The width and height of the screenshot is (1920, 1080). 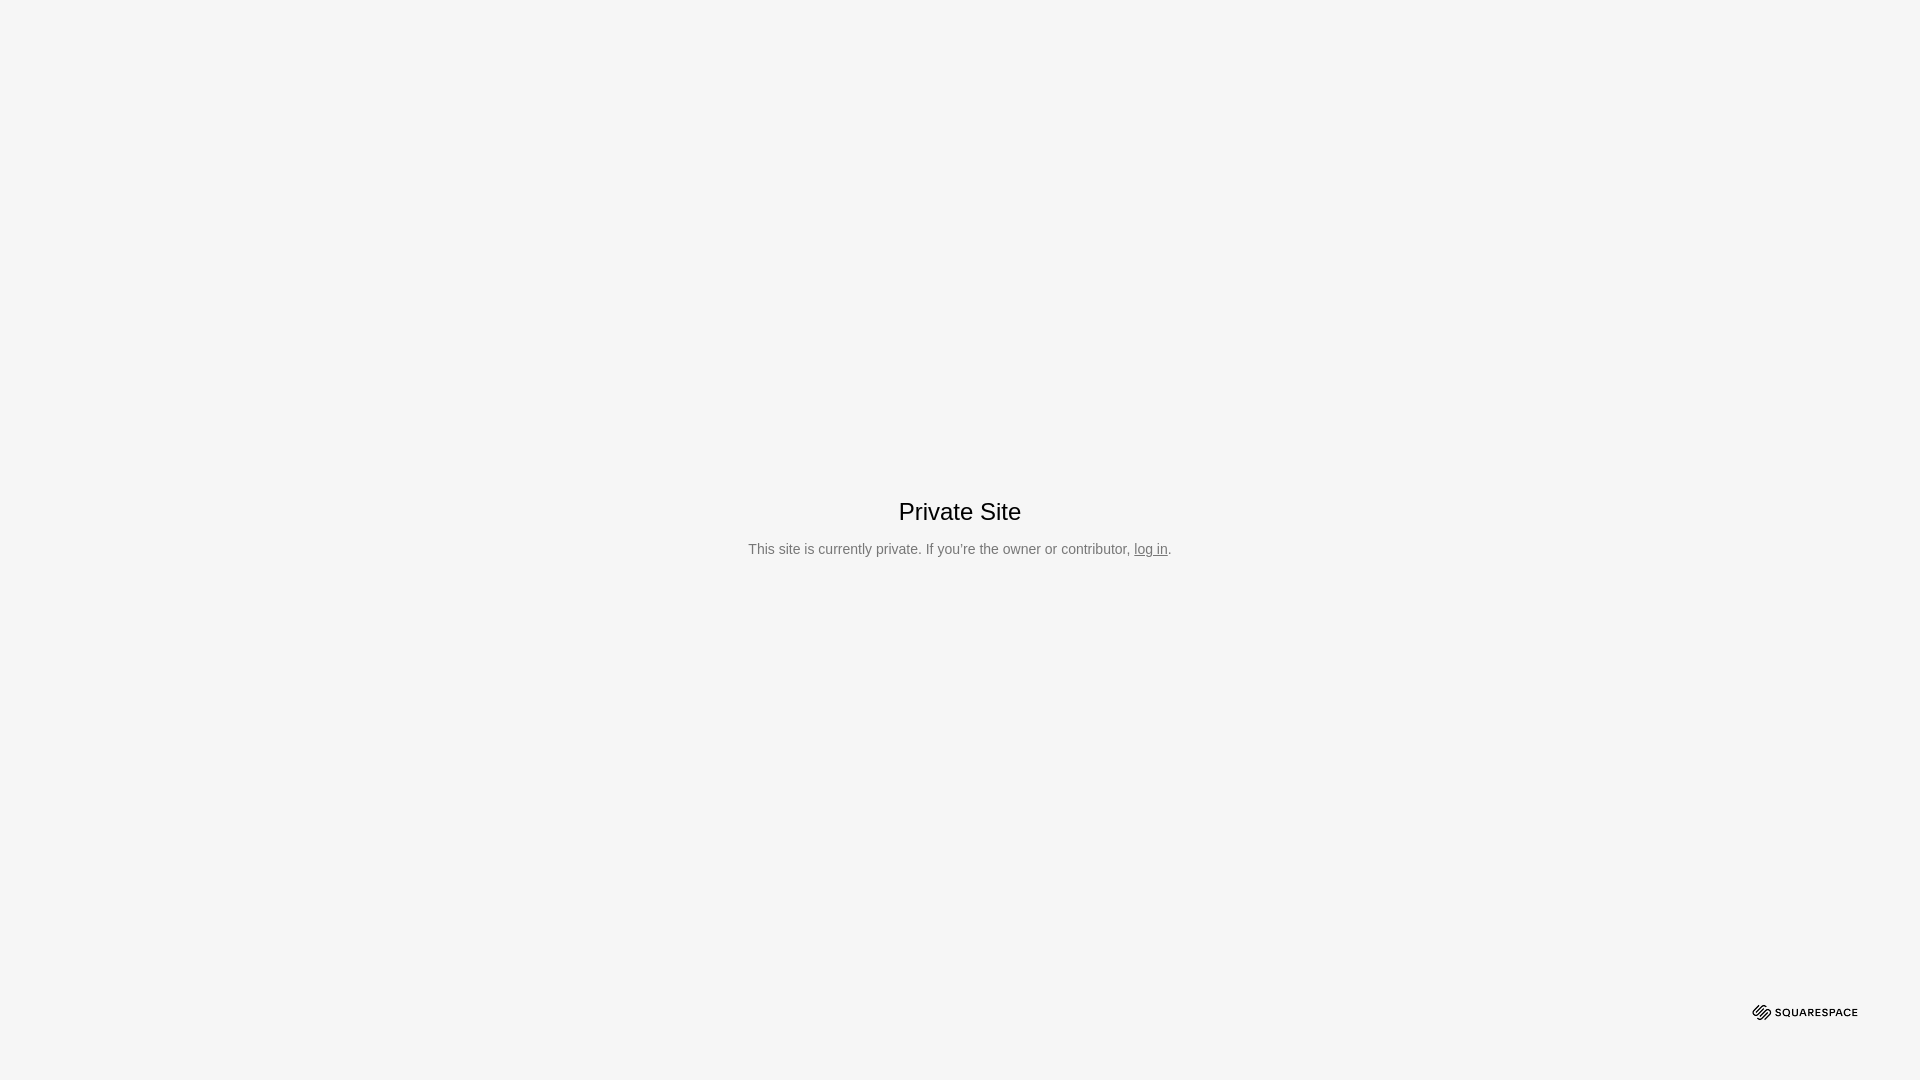 What do you see at coordinates (1150, 548) in the screenshot?
I see `'log in'` at bounding box center [1150, 548].